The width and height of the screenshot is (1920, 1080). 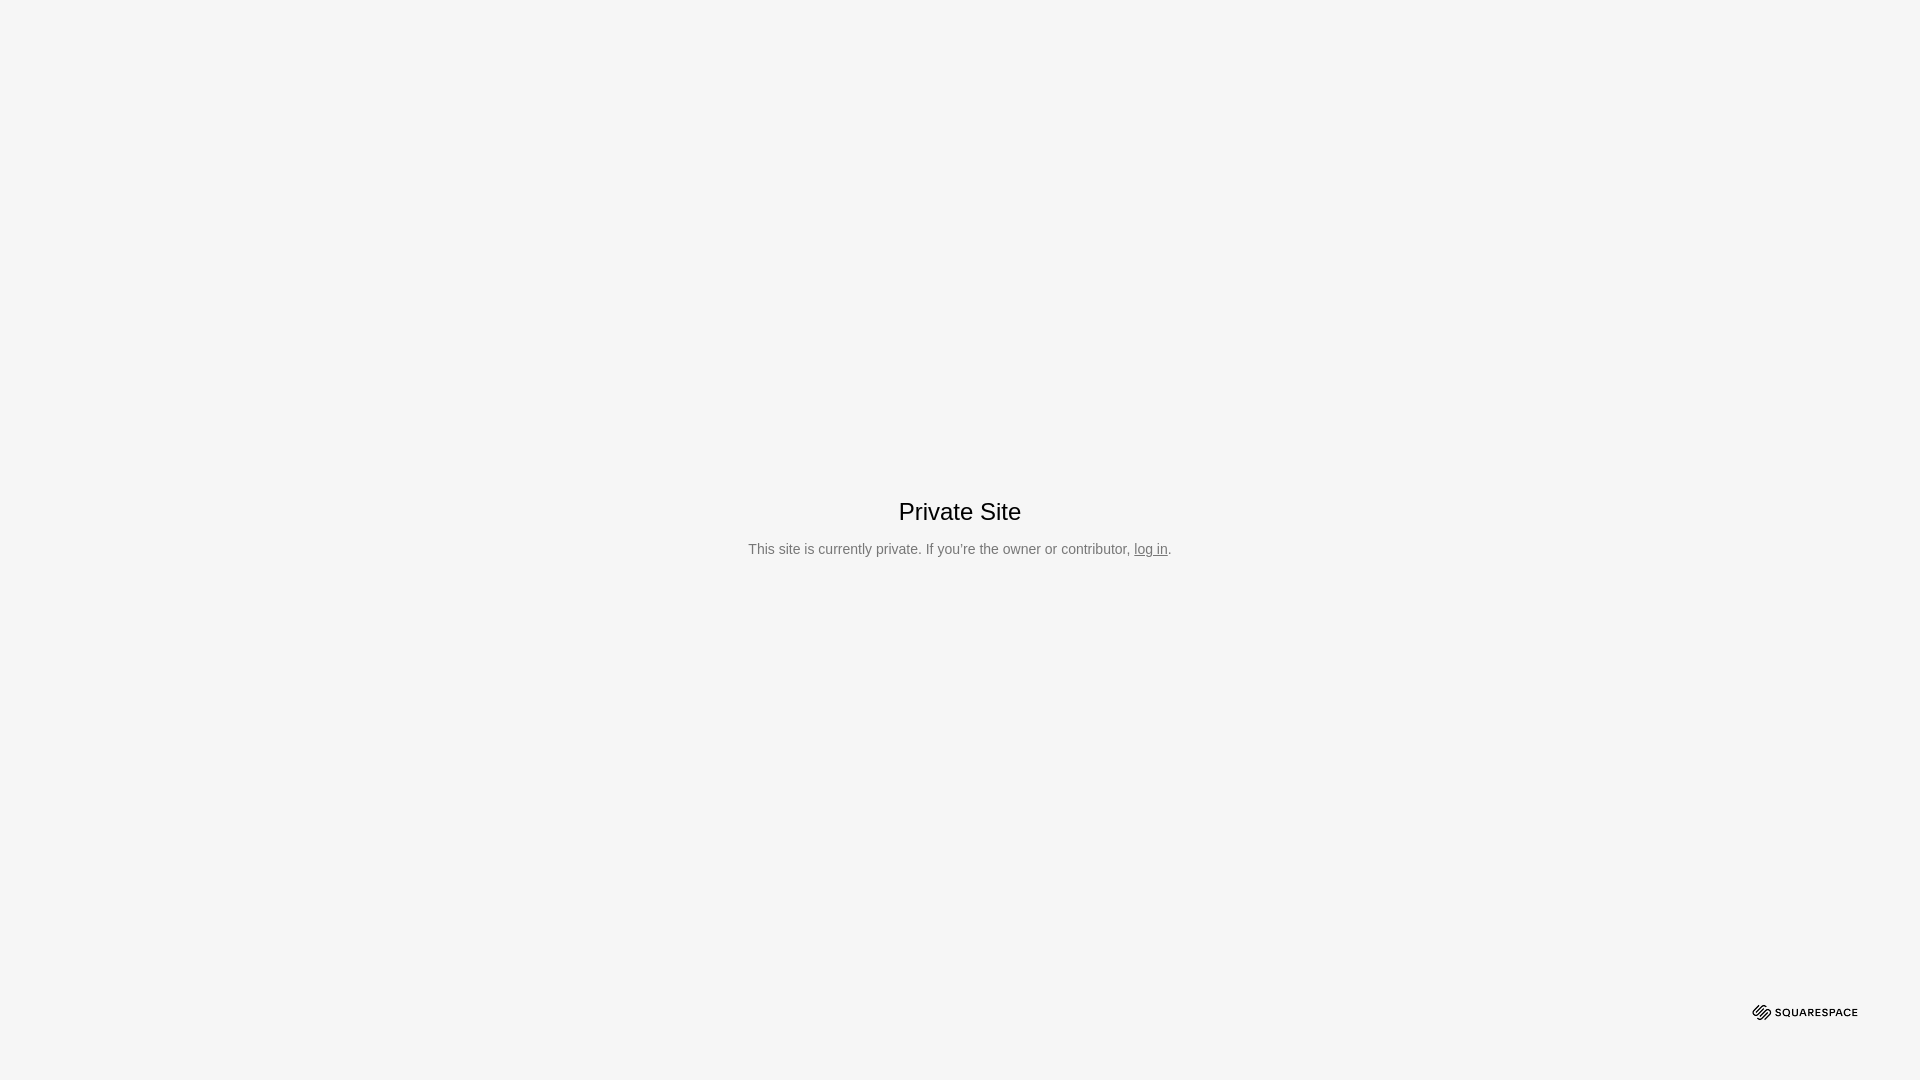 What do you see at coordinates (1150, 548) in the screenshot?
I see `'log in'` at bounding box center [1150, 548].